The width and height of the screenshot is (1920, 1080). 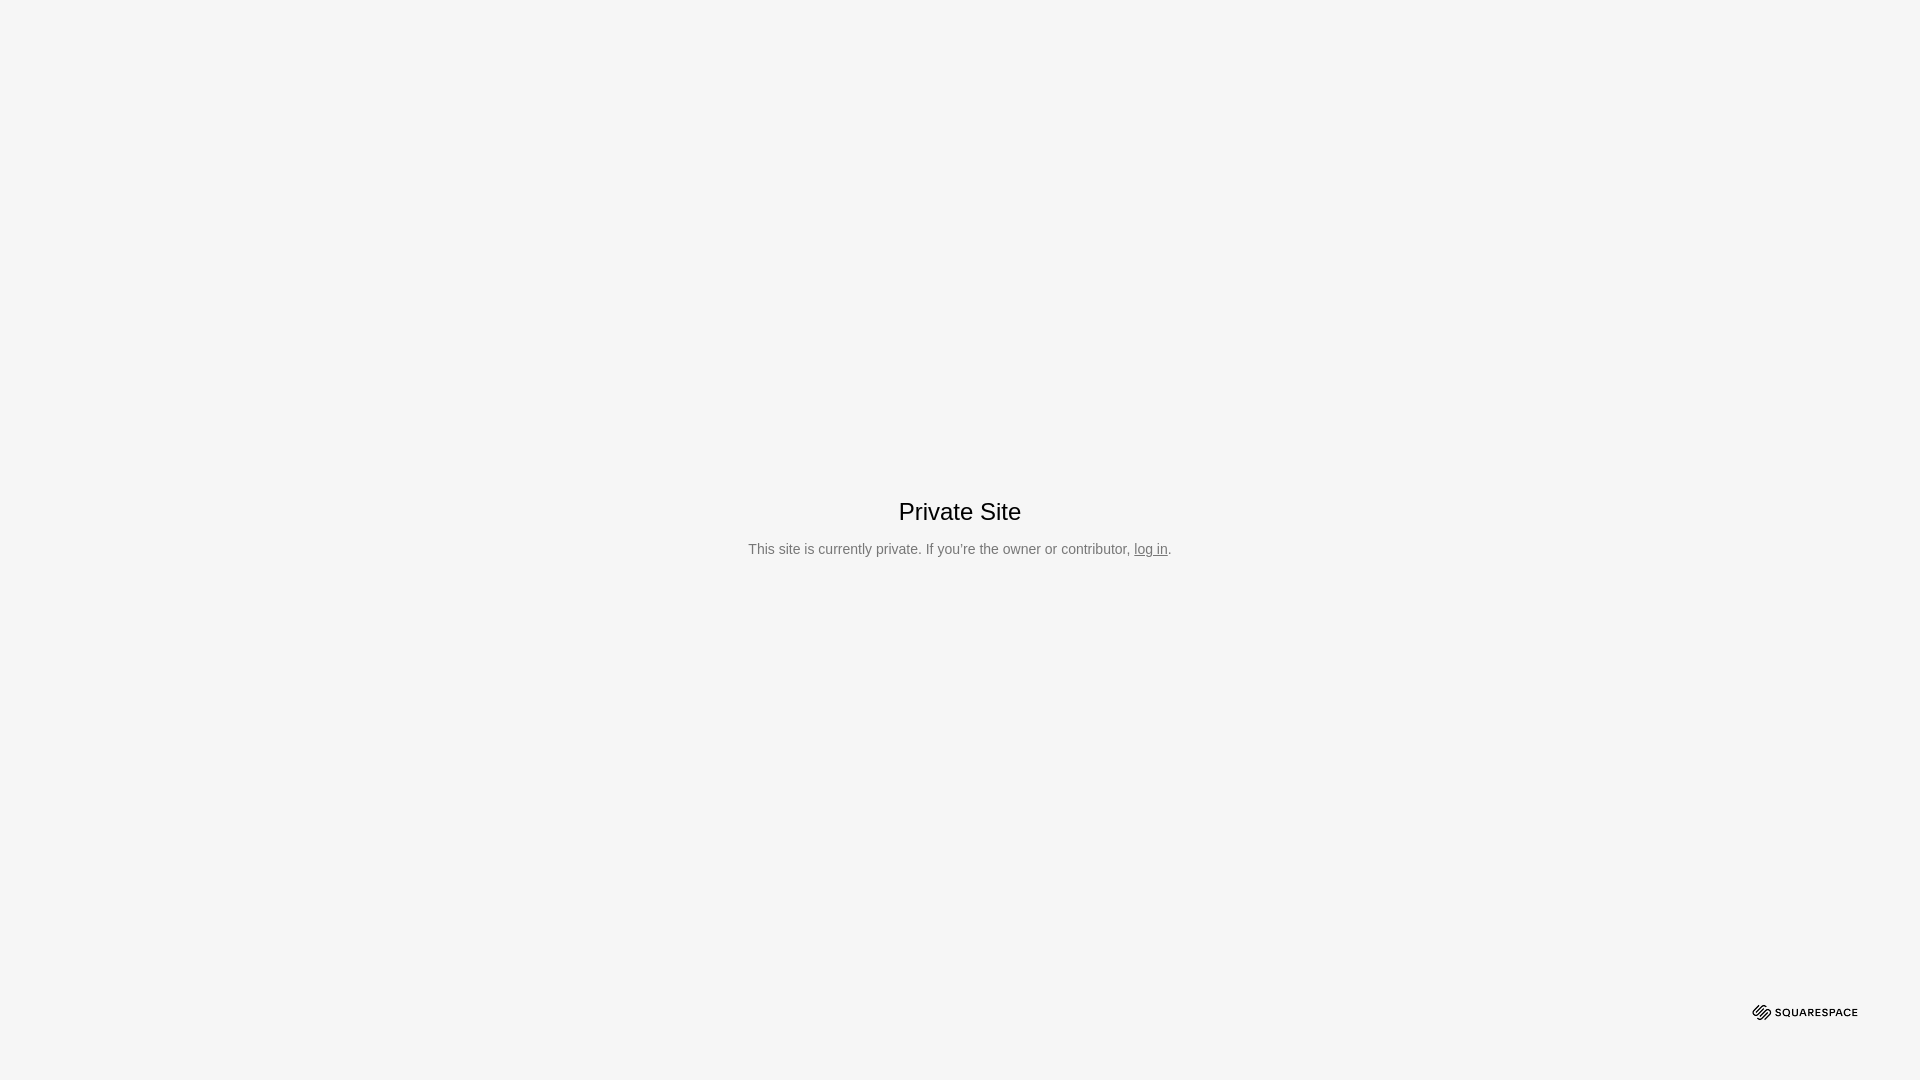 What do you see at coordinates (1150, 548) in the screenshot?
I see `'log in'` at bounding box center [1150, 548].